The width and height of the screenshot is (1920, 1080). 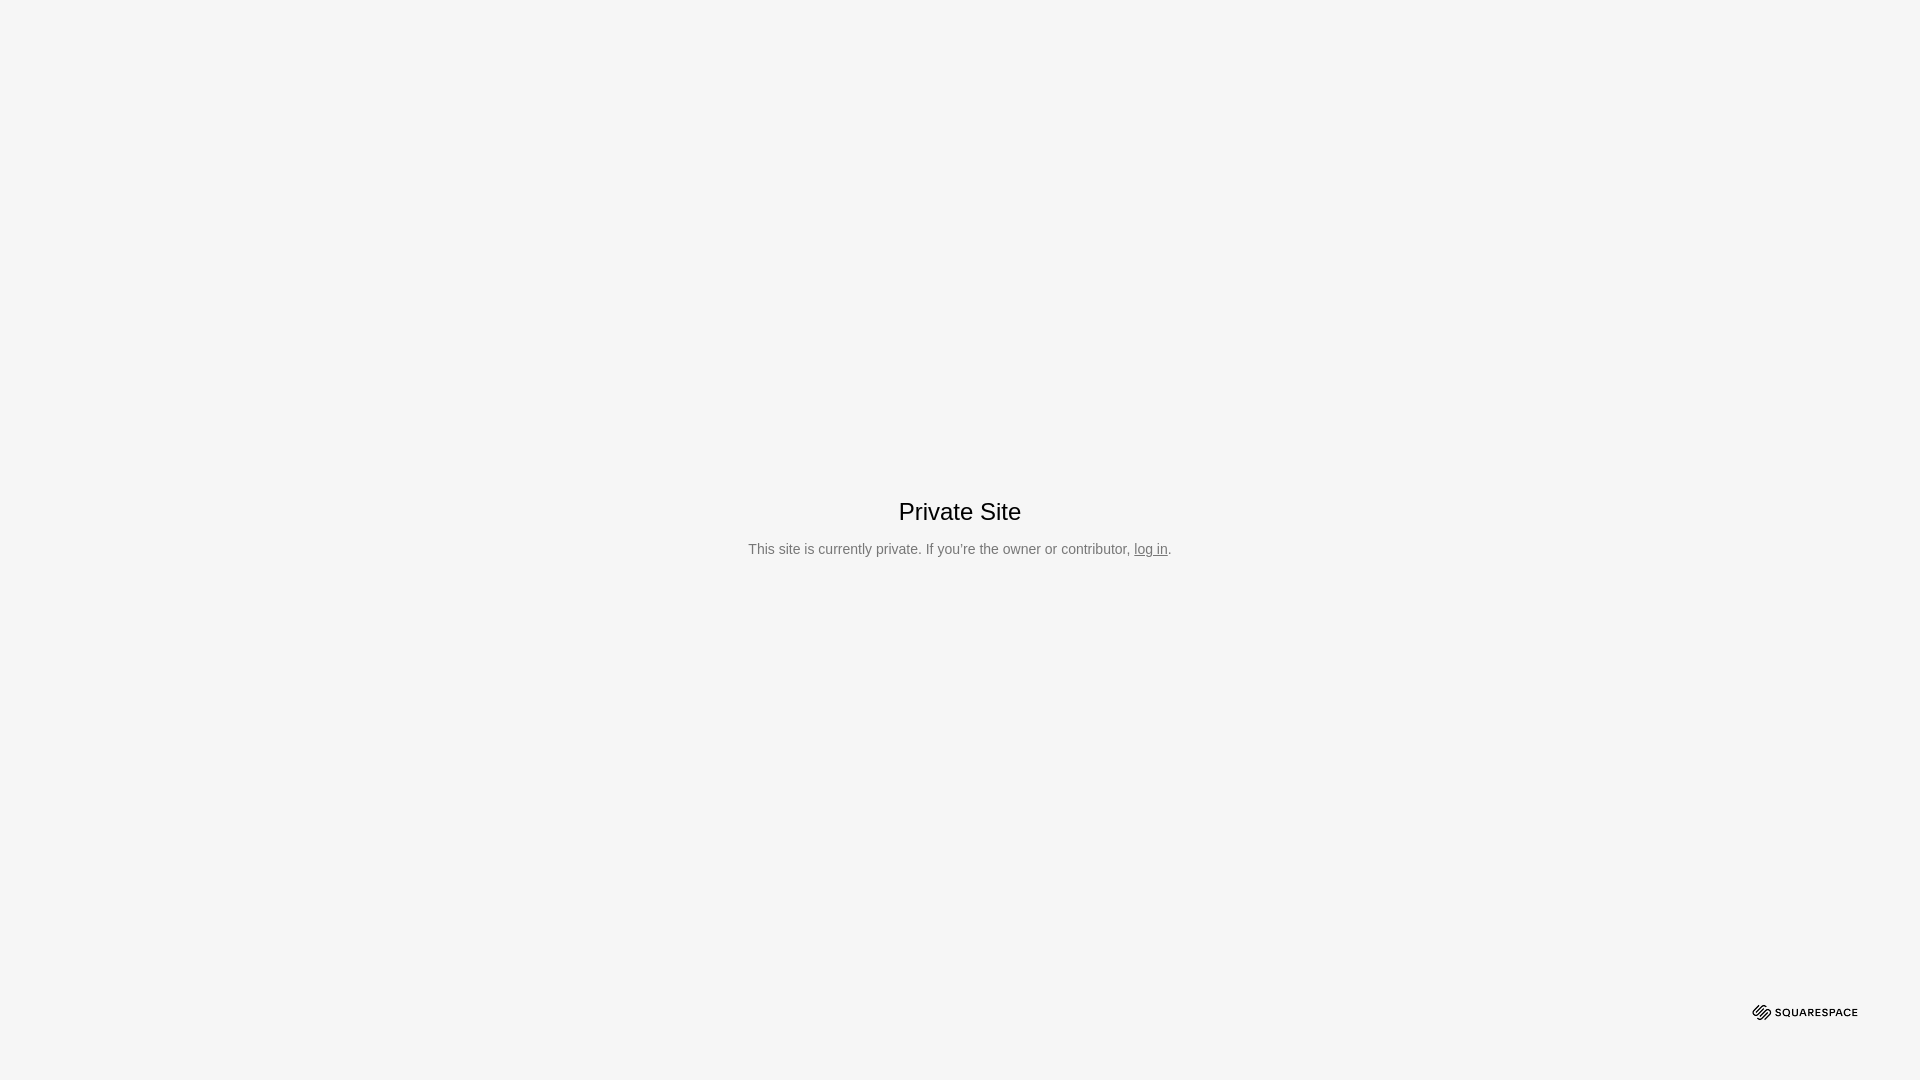 What do you see at coordinates (1150, 548) in the screenshot?
I see `'log in'` at bounding box center [1150, 548].